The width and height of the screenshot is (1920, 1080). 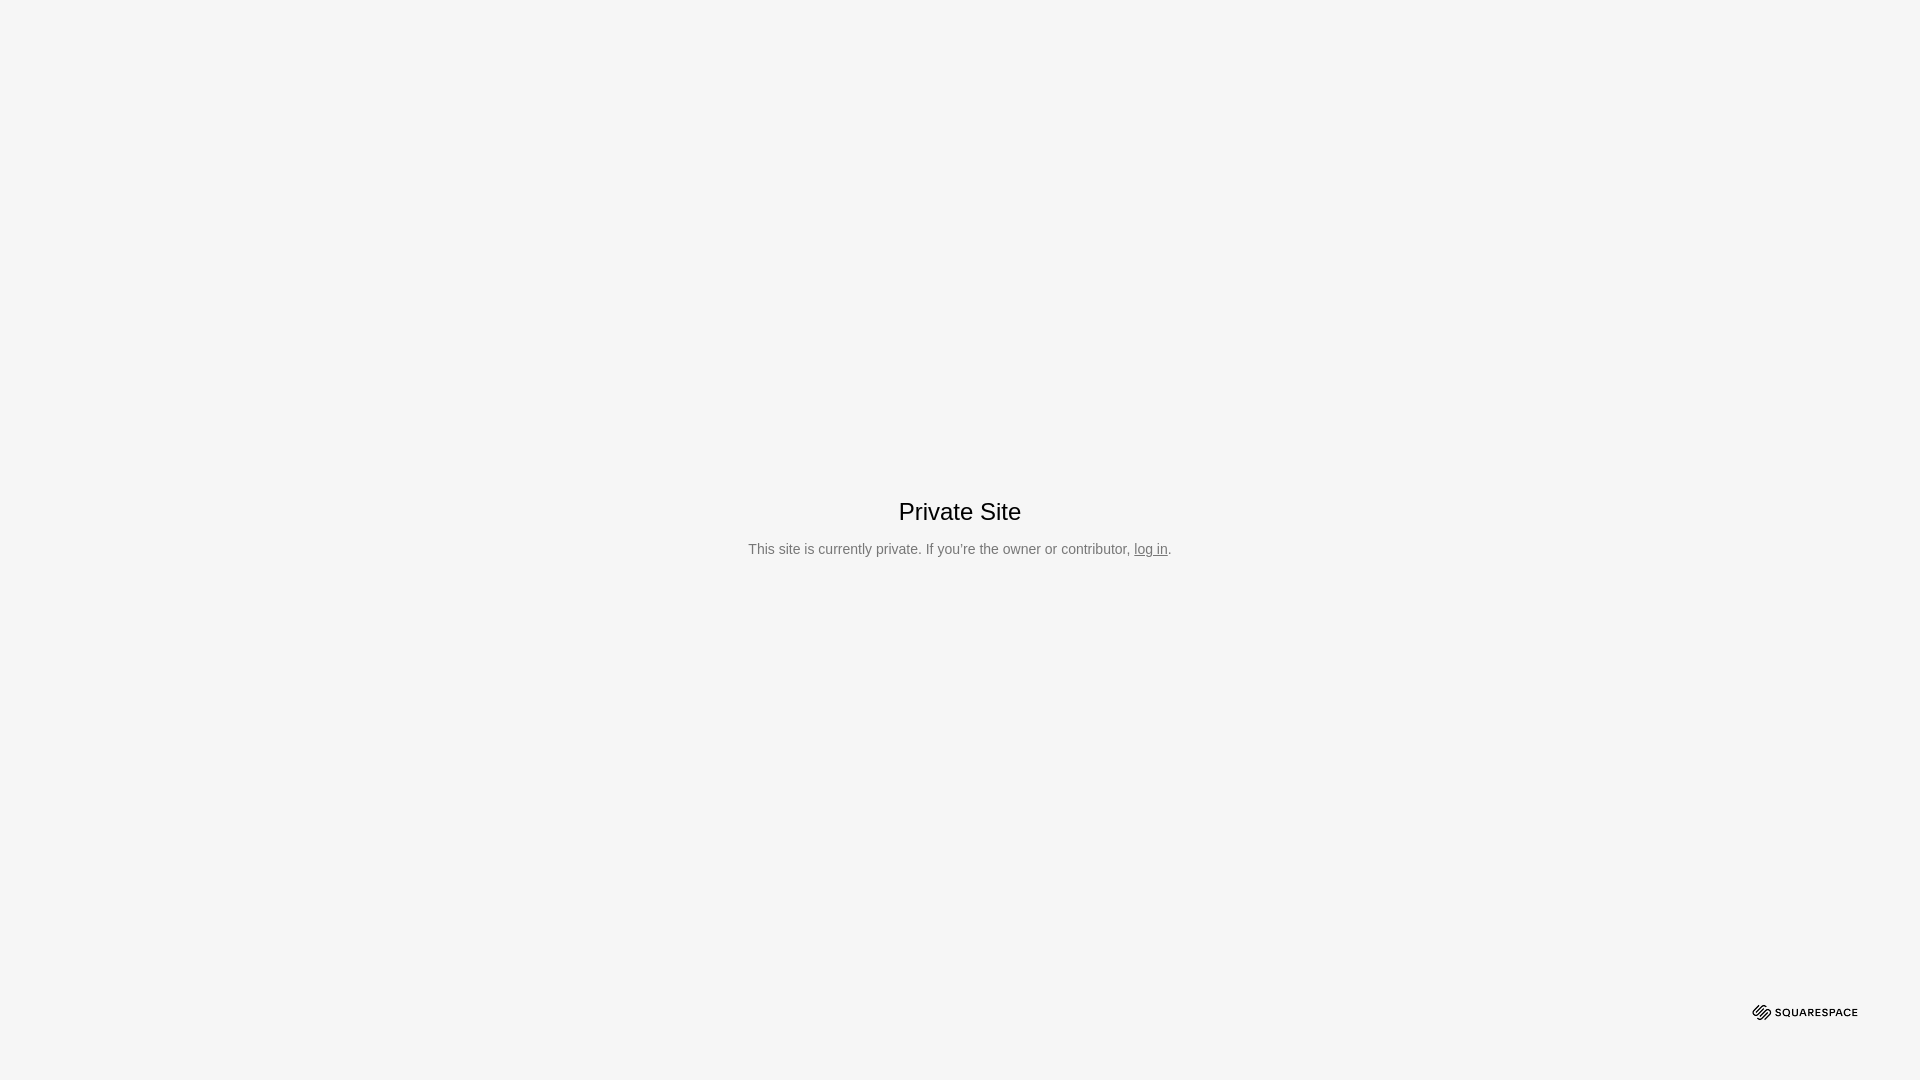 What do you see at coordinates (1150, 548) in the screenshot?
I see `'log in'` at bounding box center [1150, 548].